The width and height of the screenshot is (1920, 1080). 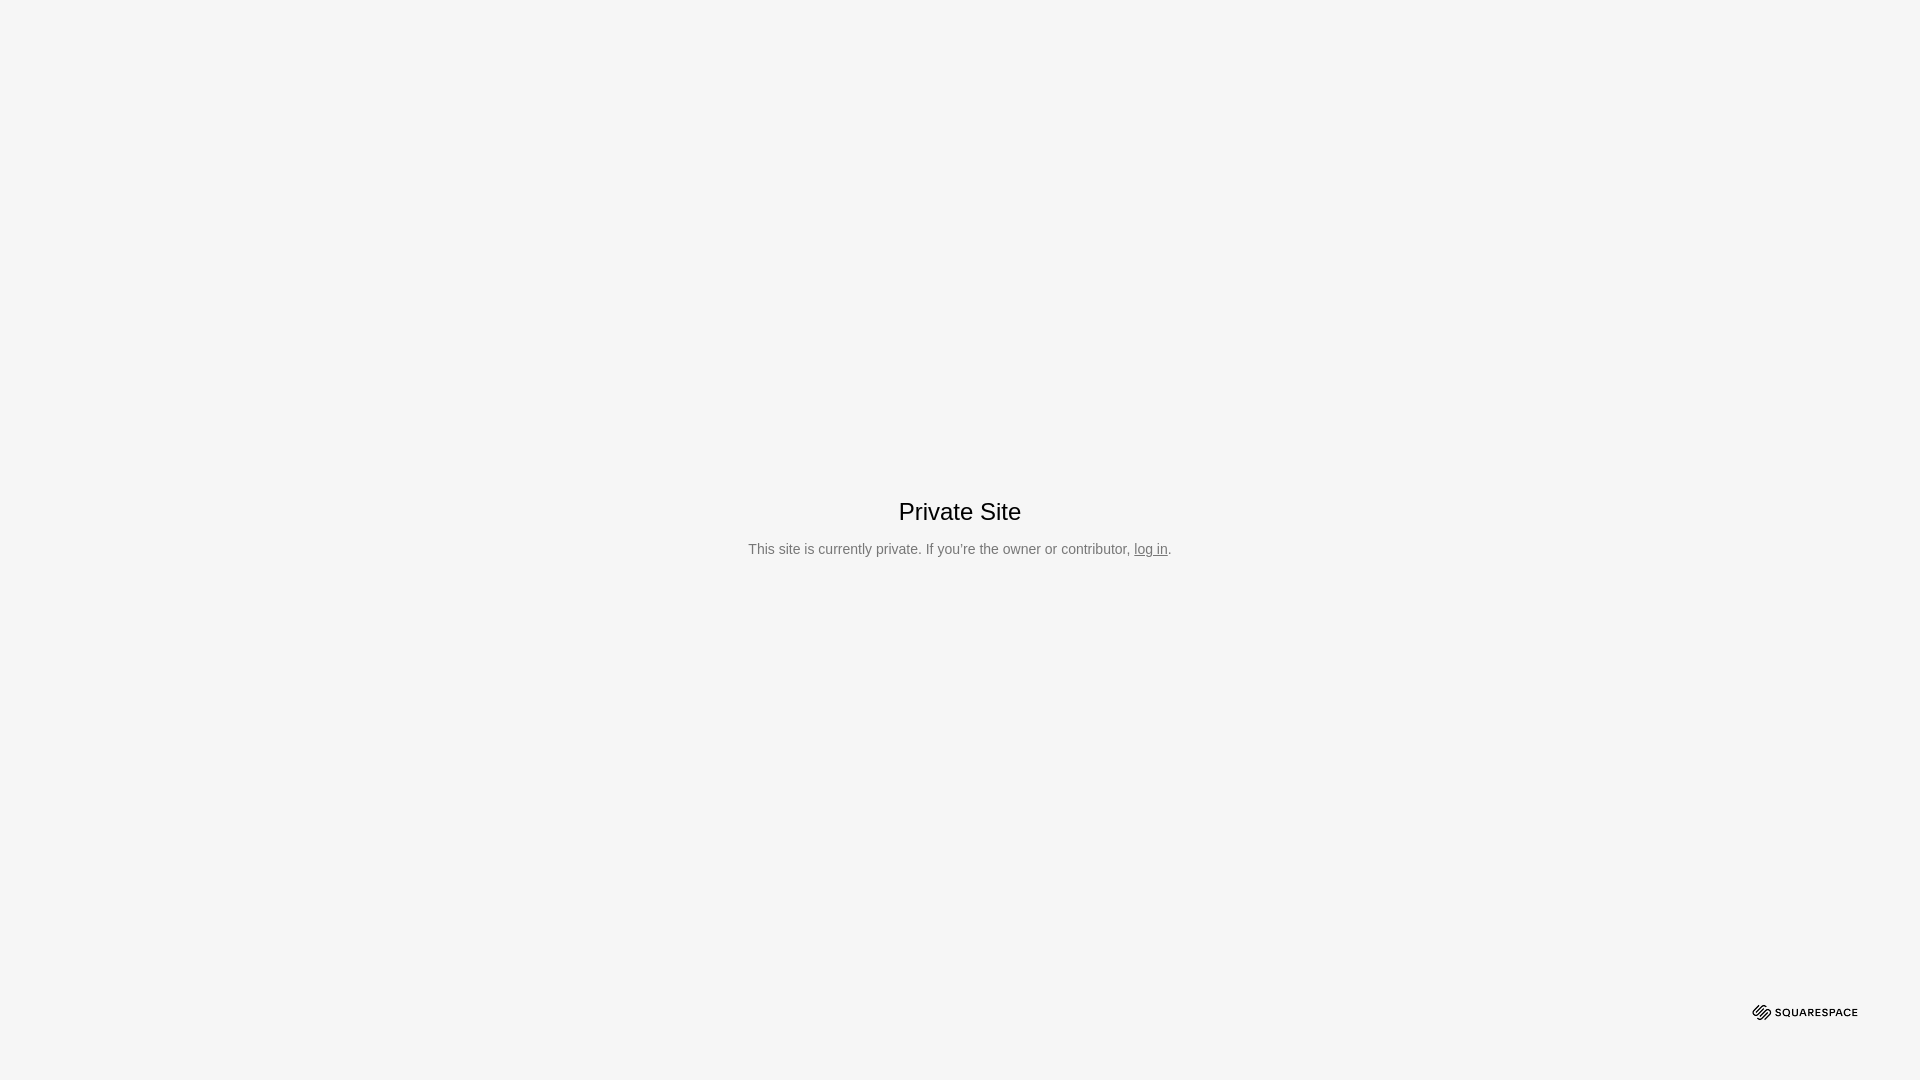 What do you see at coordinates (1150, 548) in the screenshot?
I see `'log in'` at bounding box center [1150, 548].